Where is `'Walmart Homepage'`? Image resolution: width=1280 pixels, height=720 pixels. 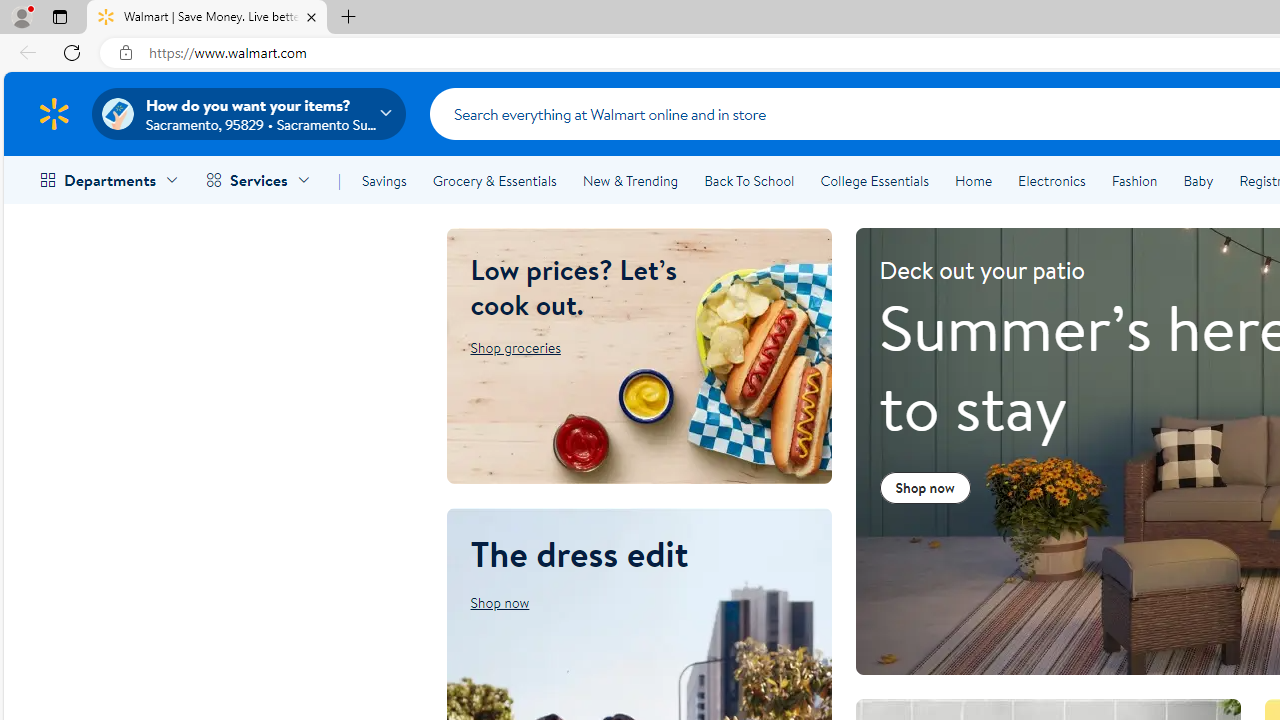 'Walmart Homepage' is located at coordinates (53, 113).